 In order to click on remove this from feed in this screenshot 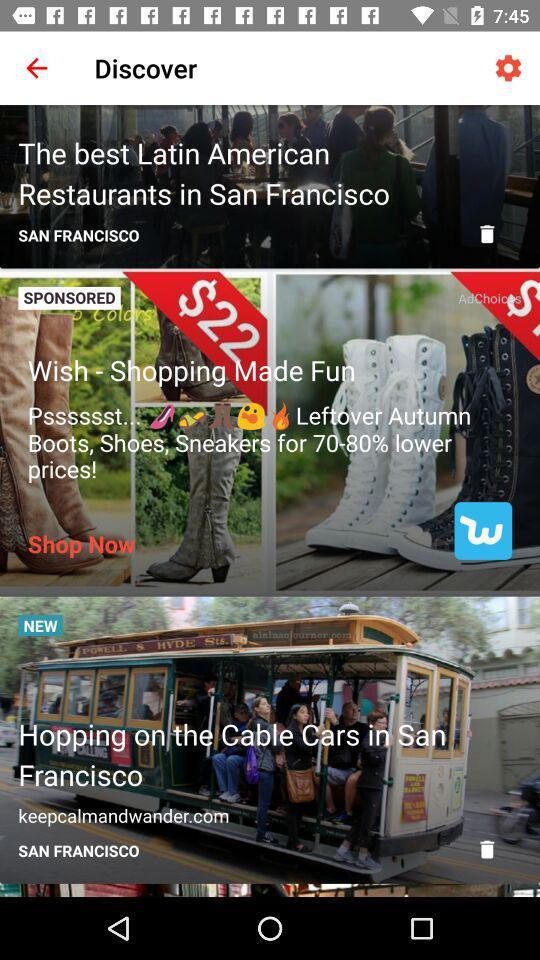, I will do `click(486, 848)`.